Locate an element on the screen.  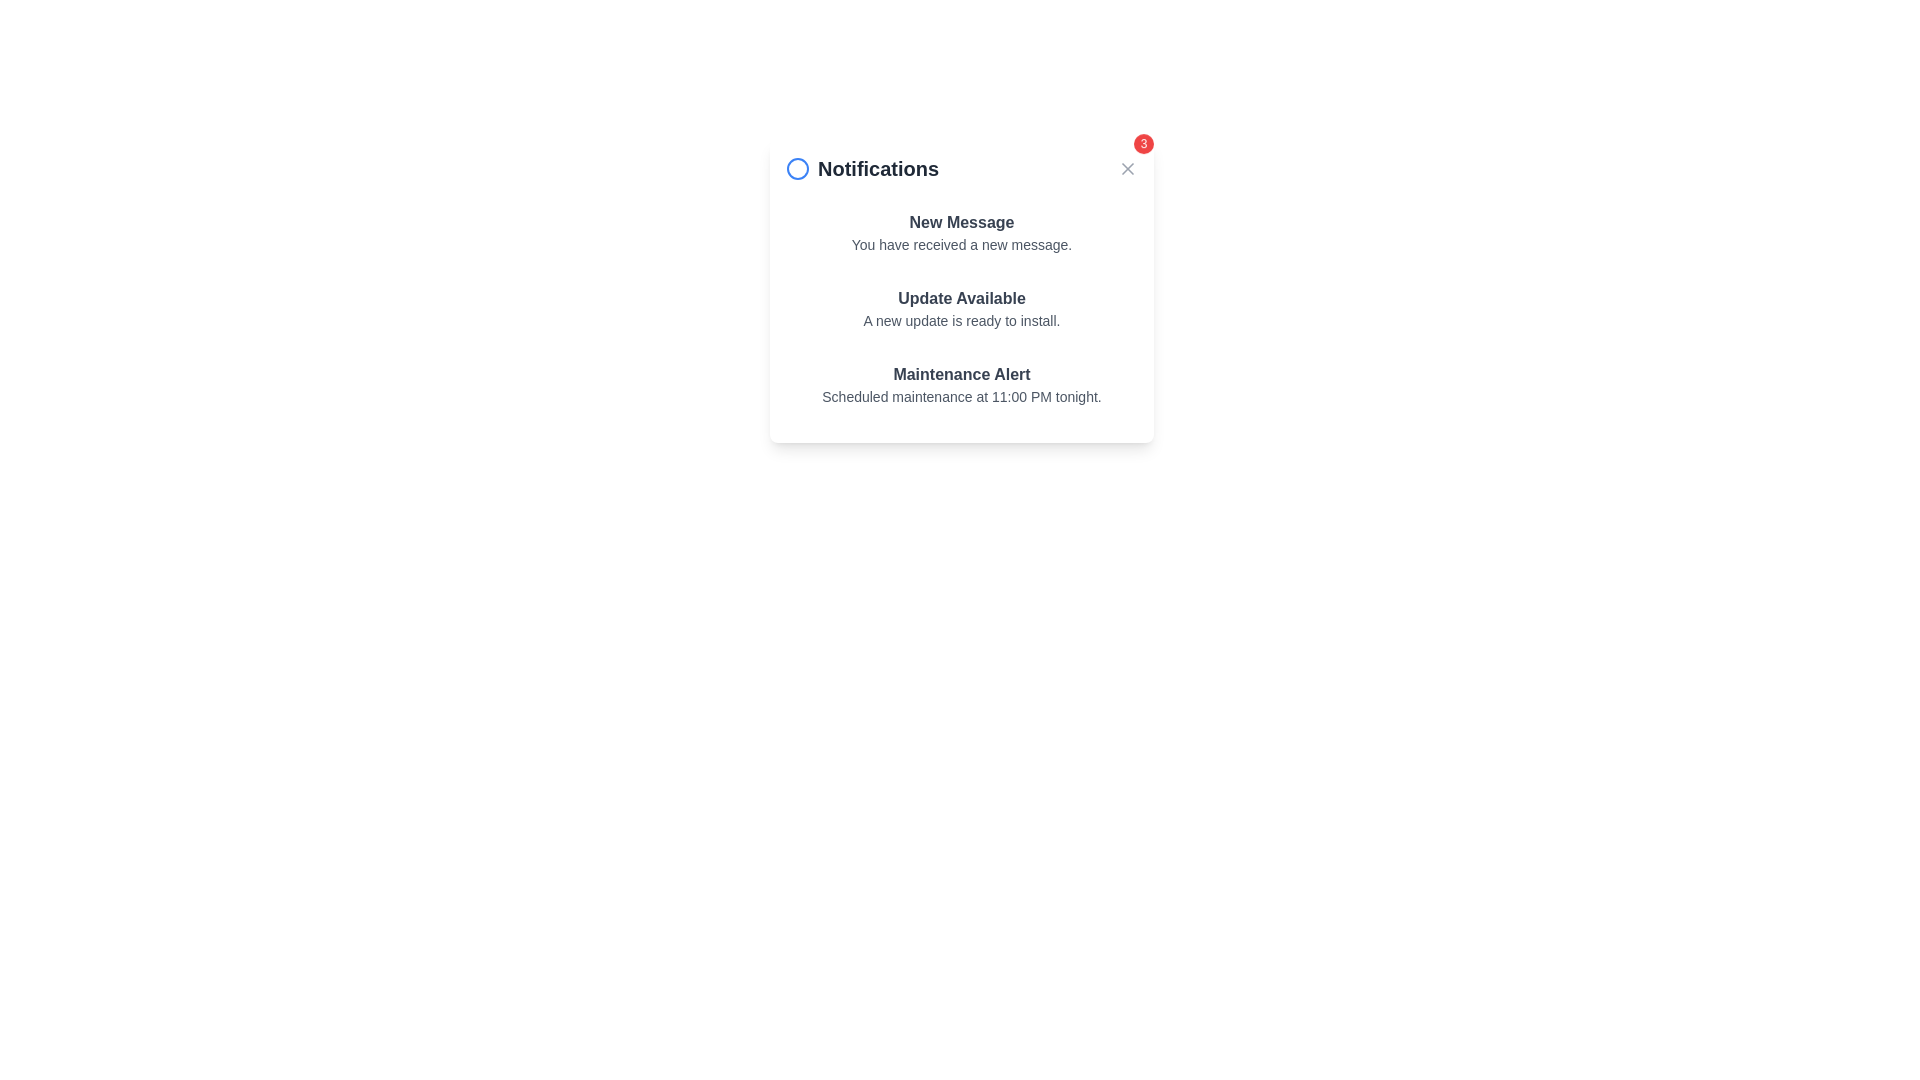
the Informational panel displaying notifications, which includes 'New Message,' 'Update Available,' and 'Maintenance Alert.' is located at coordinates (961, 308).